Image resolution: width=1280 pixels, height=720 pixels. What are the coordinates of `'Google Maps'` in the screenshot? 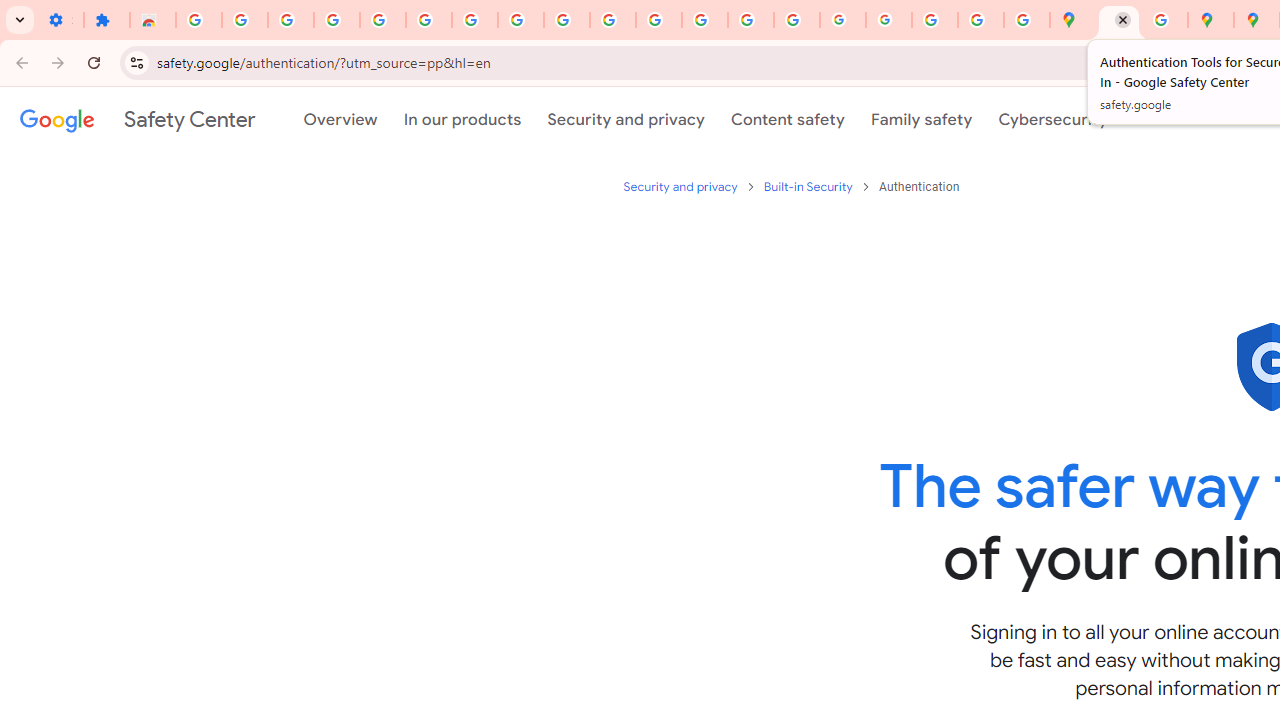 It's located at (1071, 20).